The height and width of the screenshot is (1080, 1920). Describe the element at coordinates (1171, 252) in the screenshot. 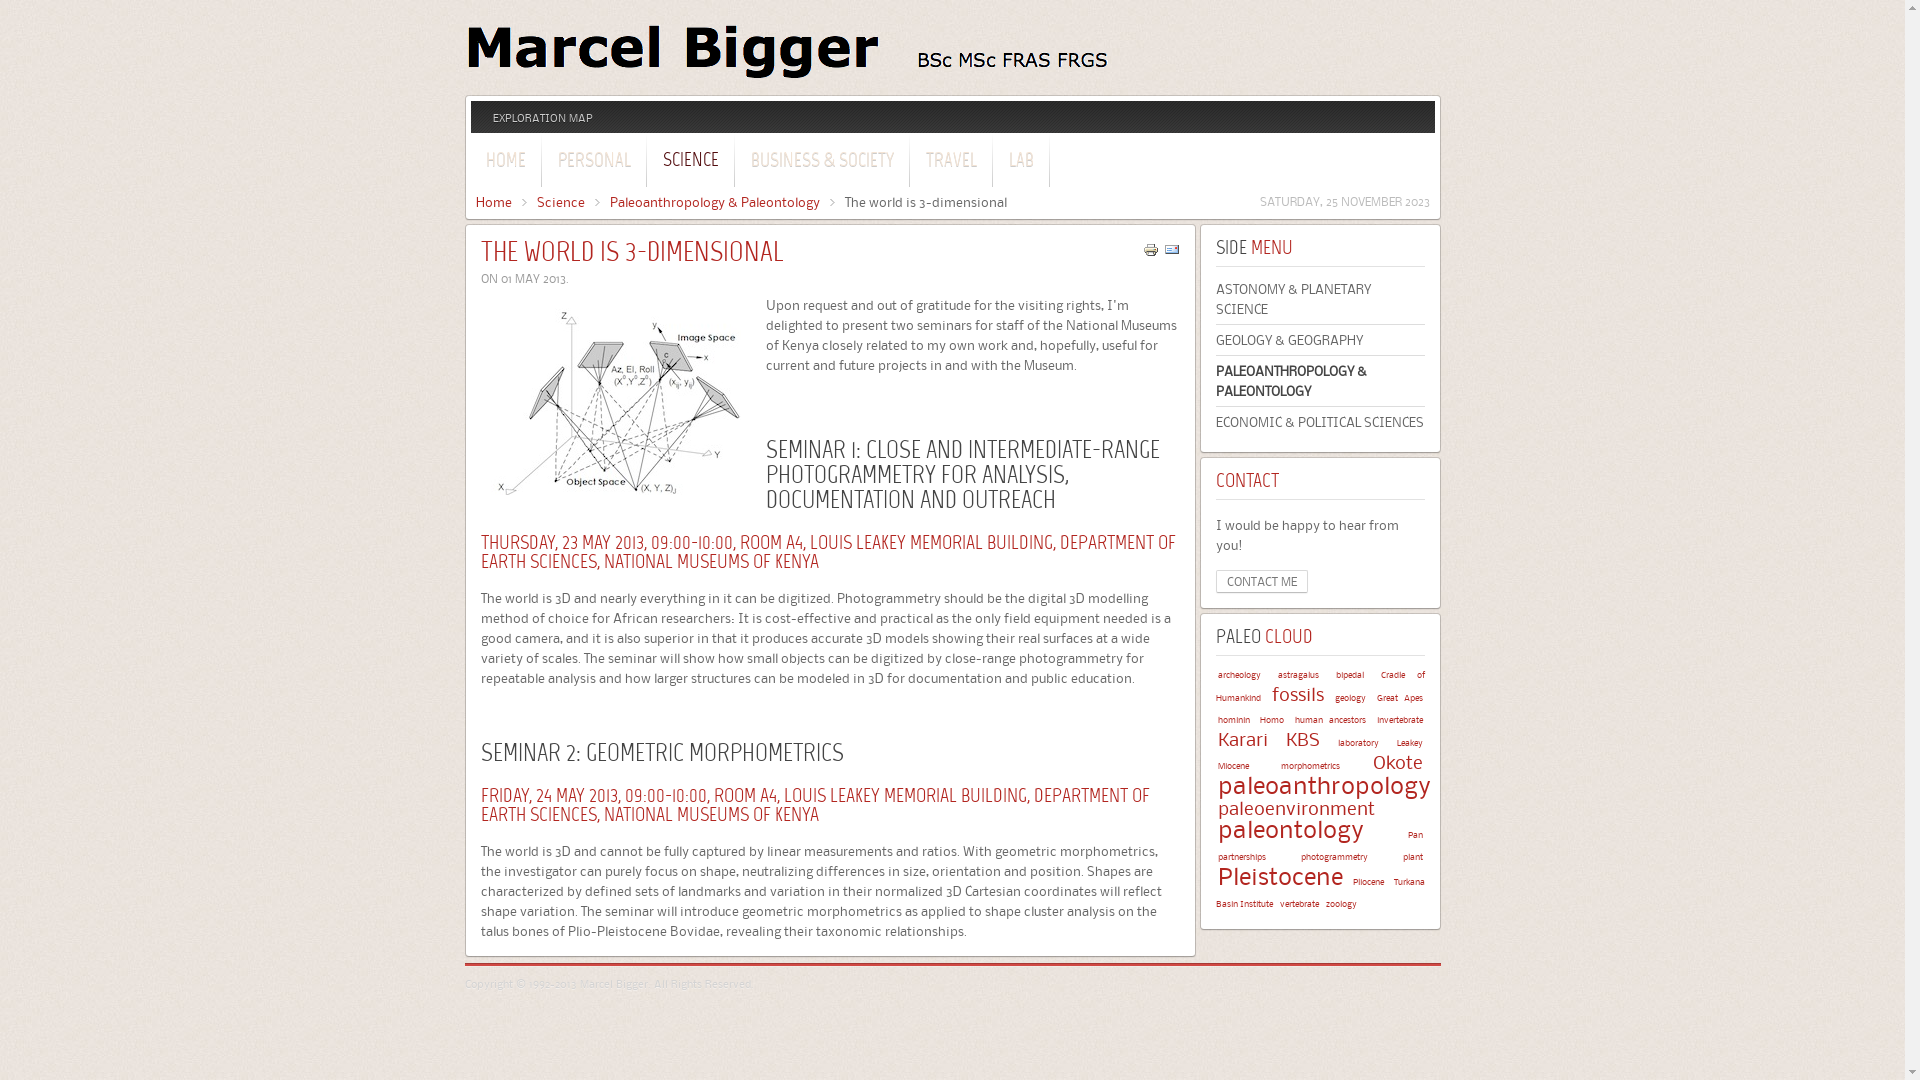

I see `'Email'` at that location.